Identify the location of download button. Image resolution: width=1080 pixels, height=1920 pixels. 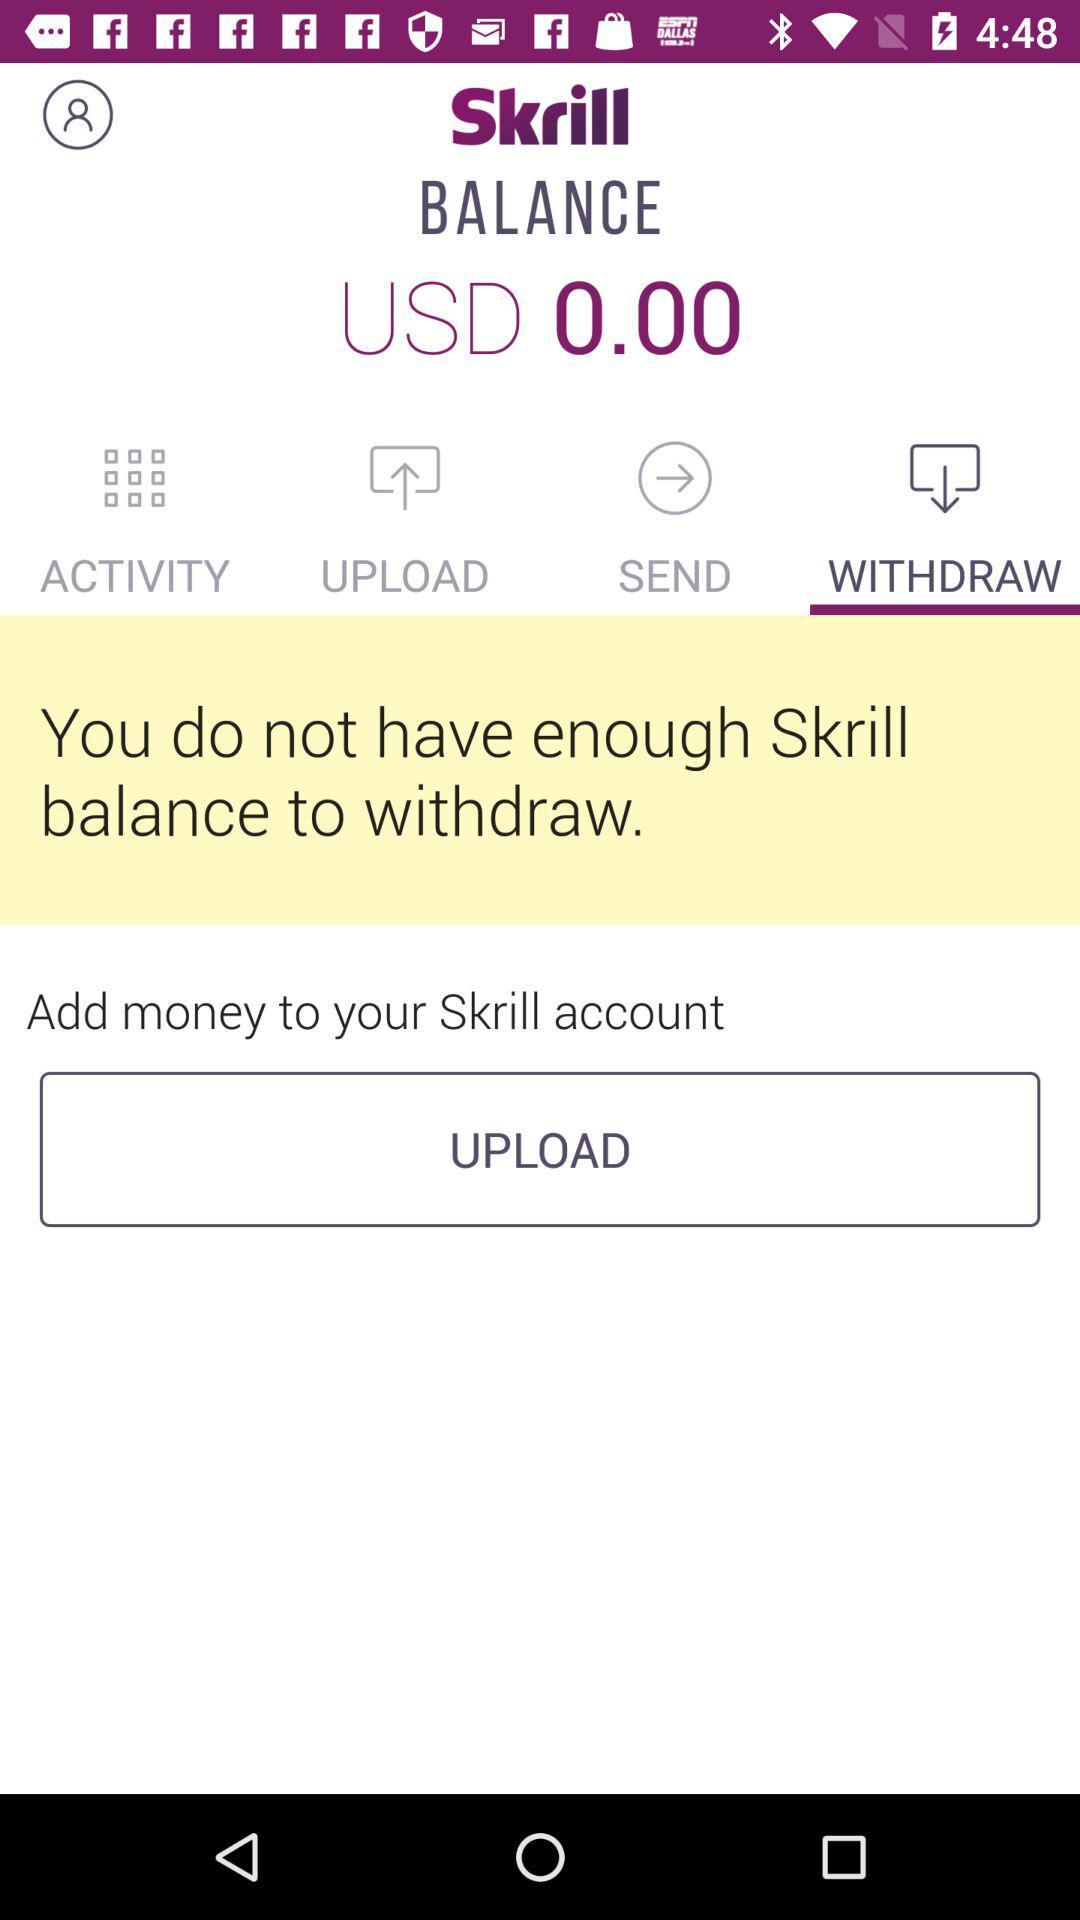
(945, 477).